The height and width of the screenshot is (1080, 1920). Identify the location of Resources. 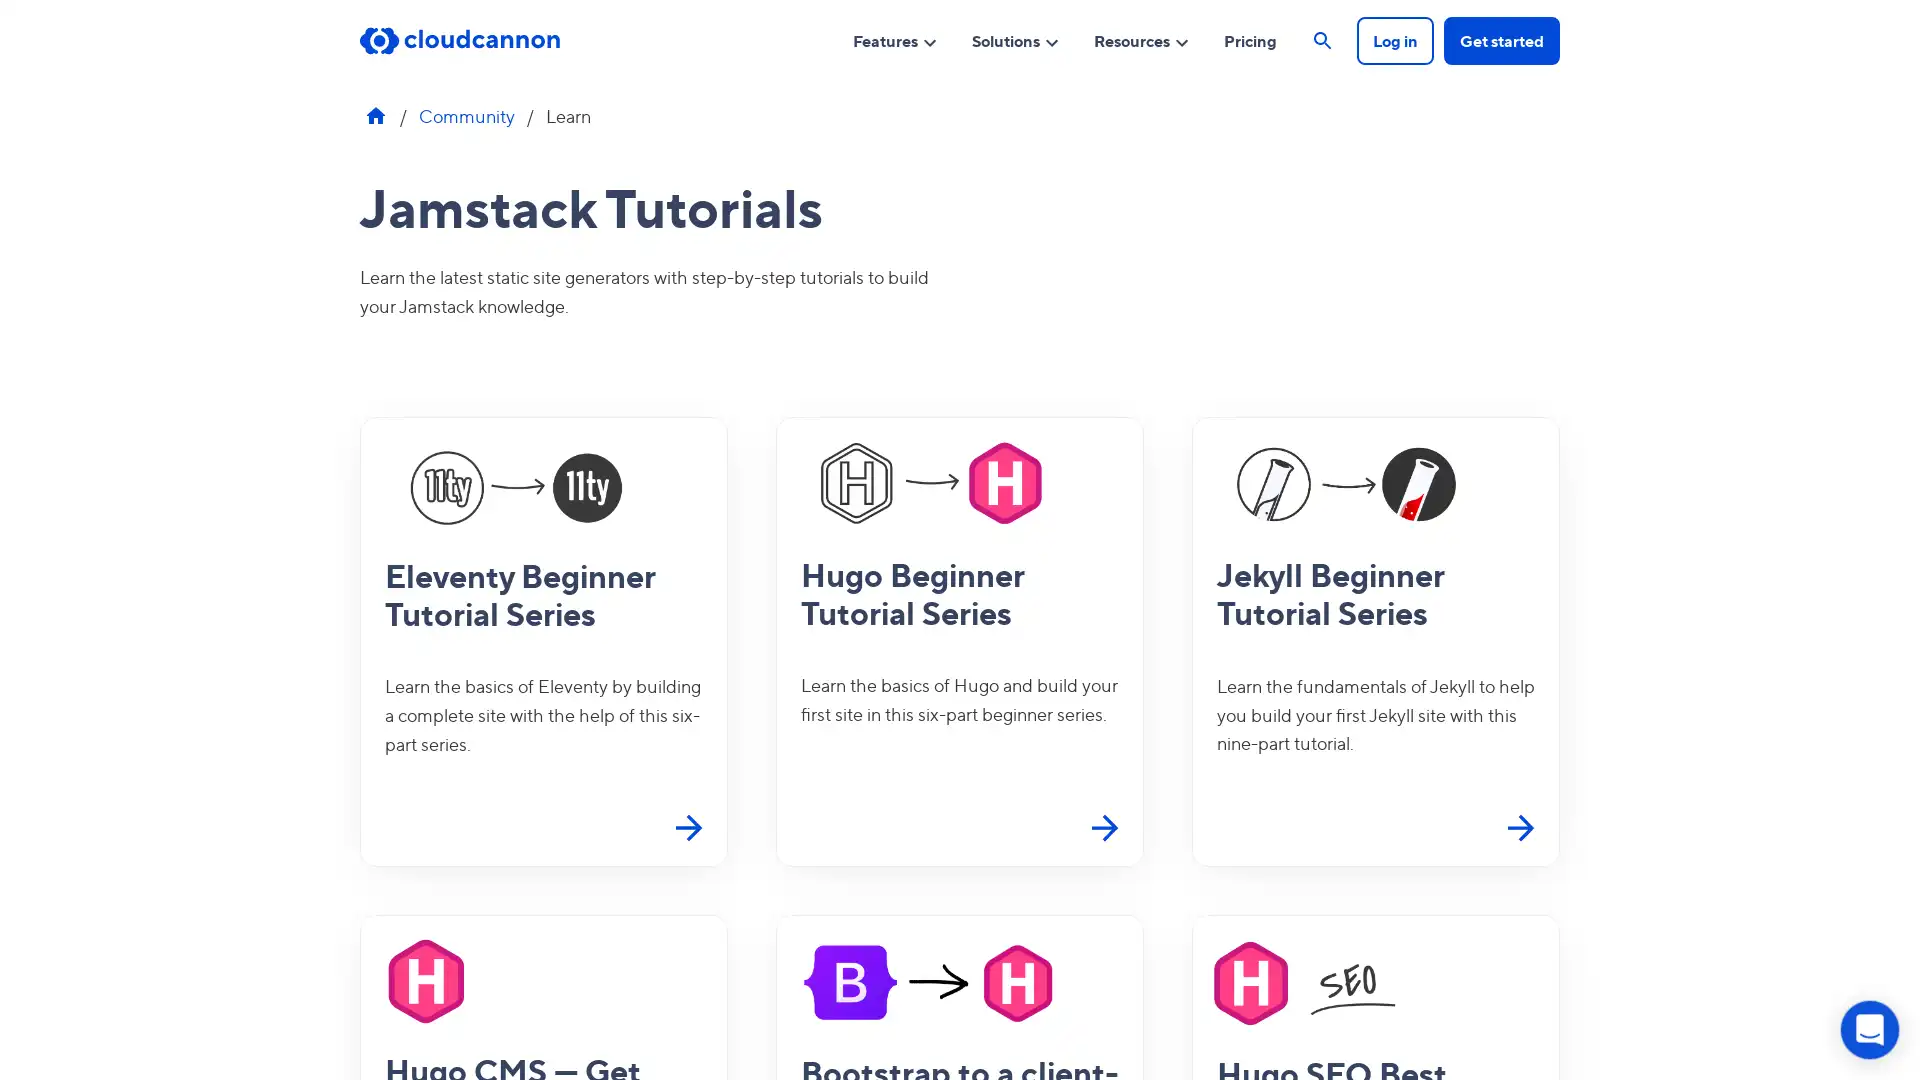
(1142, 39).